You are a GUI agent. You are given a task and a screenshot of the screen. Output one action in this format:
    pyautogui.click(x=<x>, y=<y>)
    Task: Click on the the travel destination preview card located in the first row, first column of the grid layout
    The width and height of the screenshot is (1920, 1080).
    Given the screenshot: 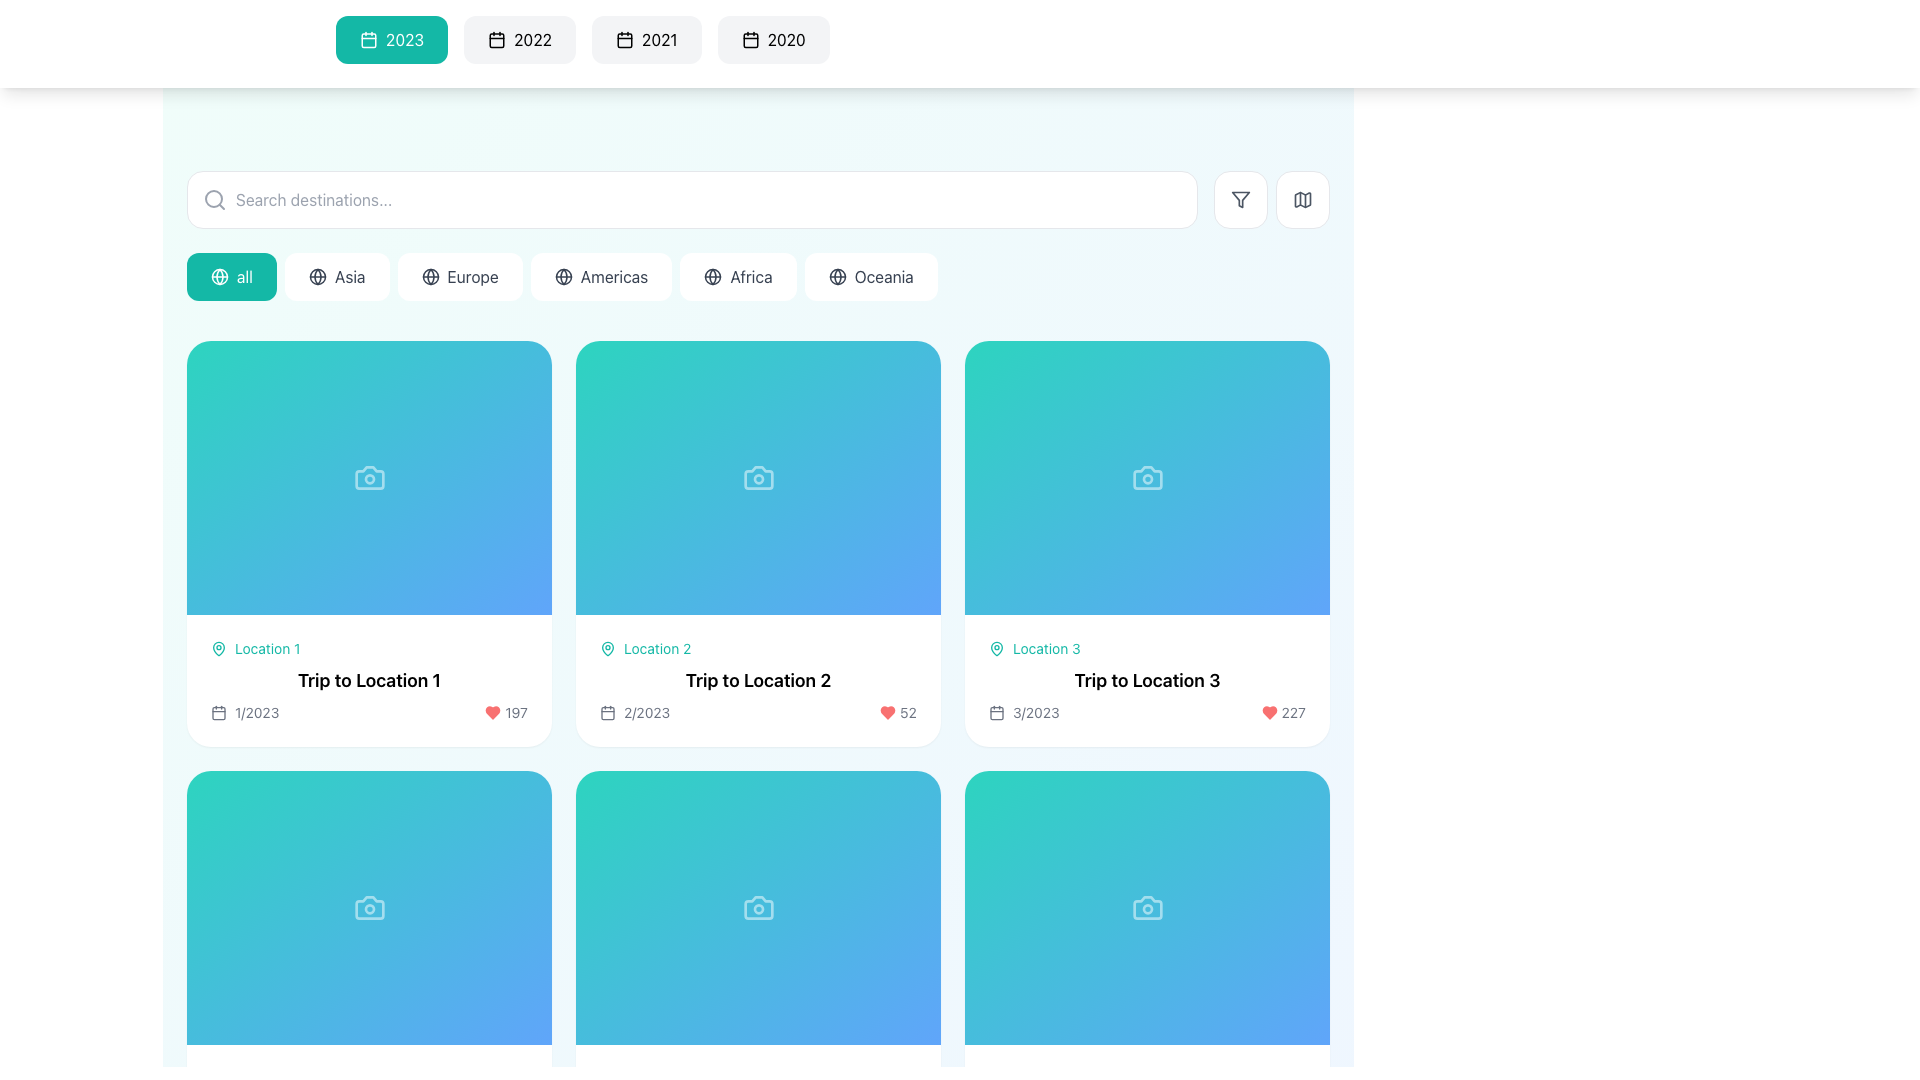 What is the action you would take?
    pyautogui.click(x=369, y=543)
    